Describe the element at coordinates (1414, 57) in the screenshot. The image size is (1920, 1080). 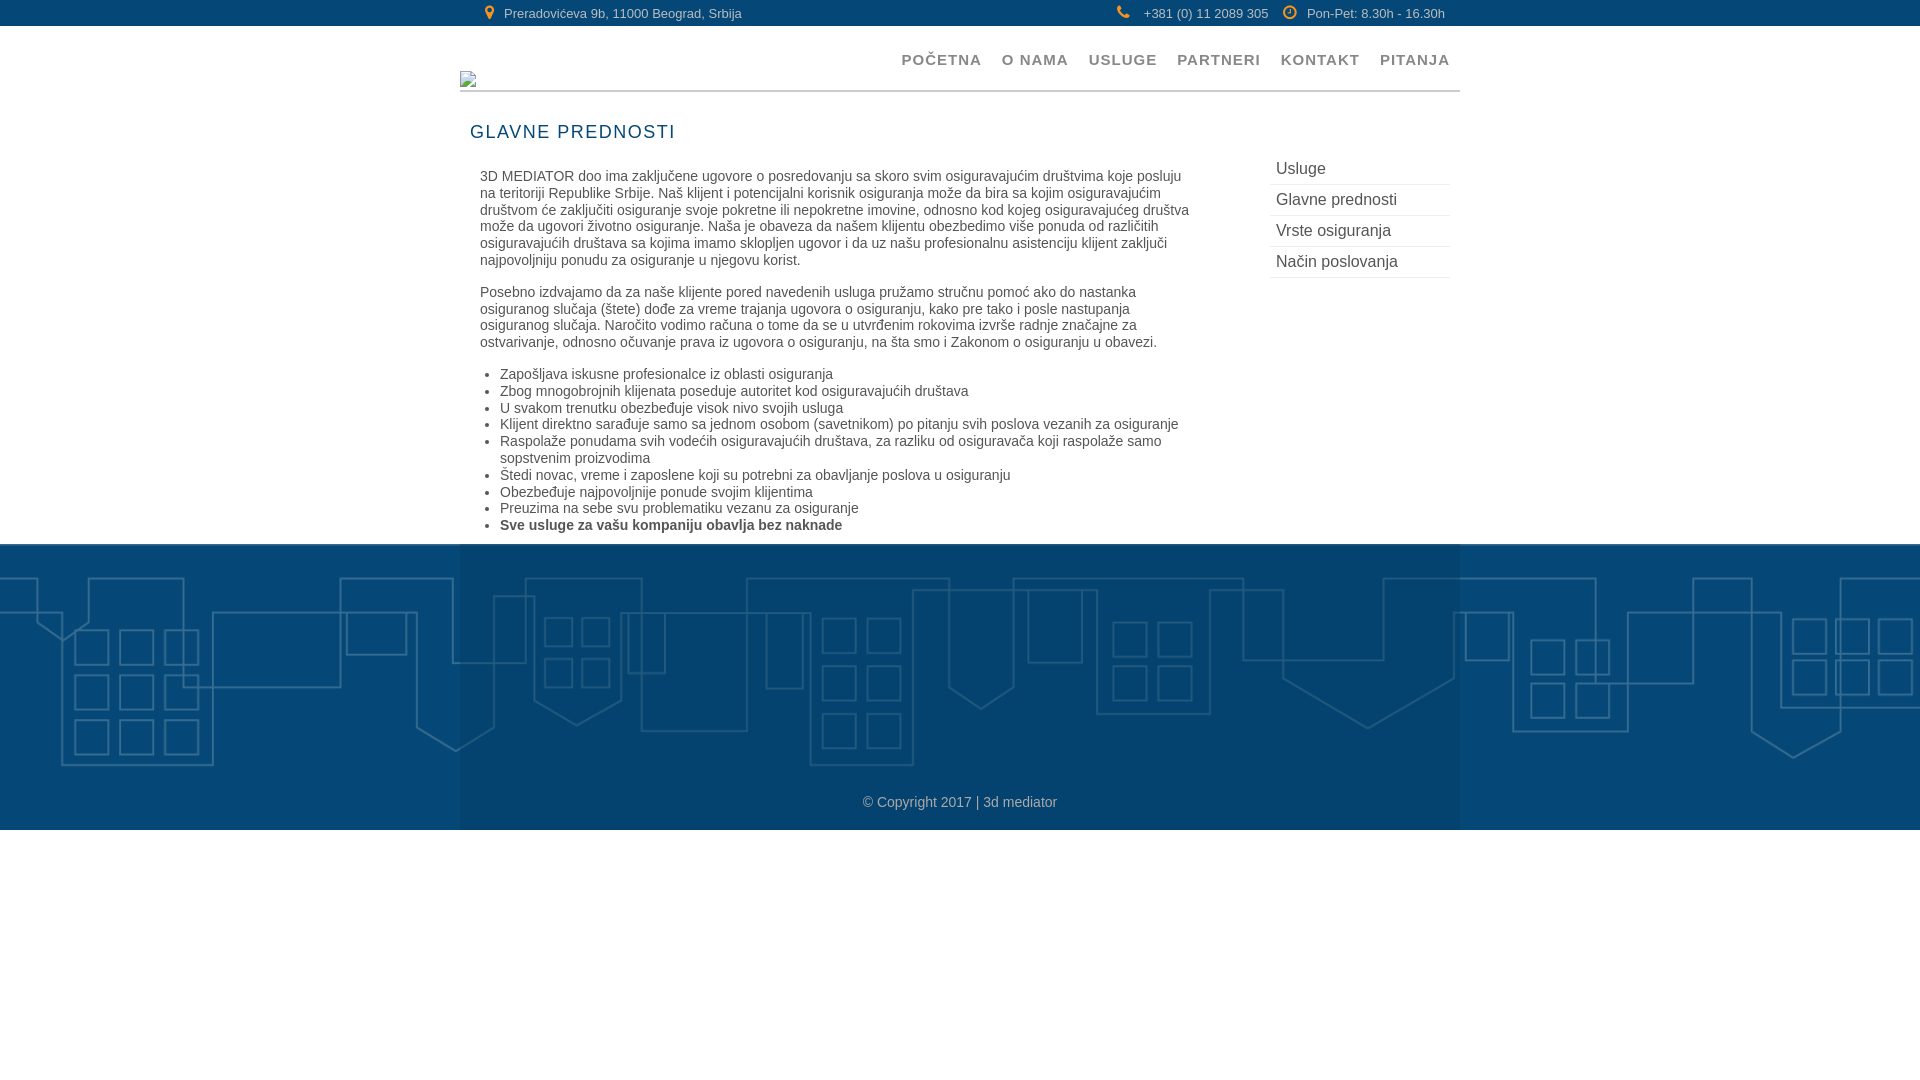
I see `'PITANJA'` at that location.